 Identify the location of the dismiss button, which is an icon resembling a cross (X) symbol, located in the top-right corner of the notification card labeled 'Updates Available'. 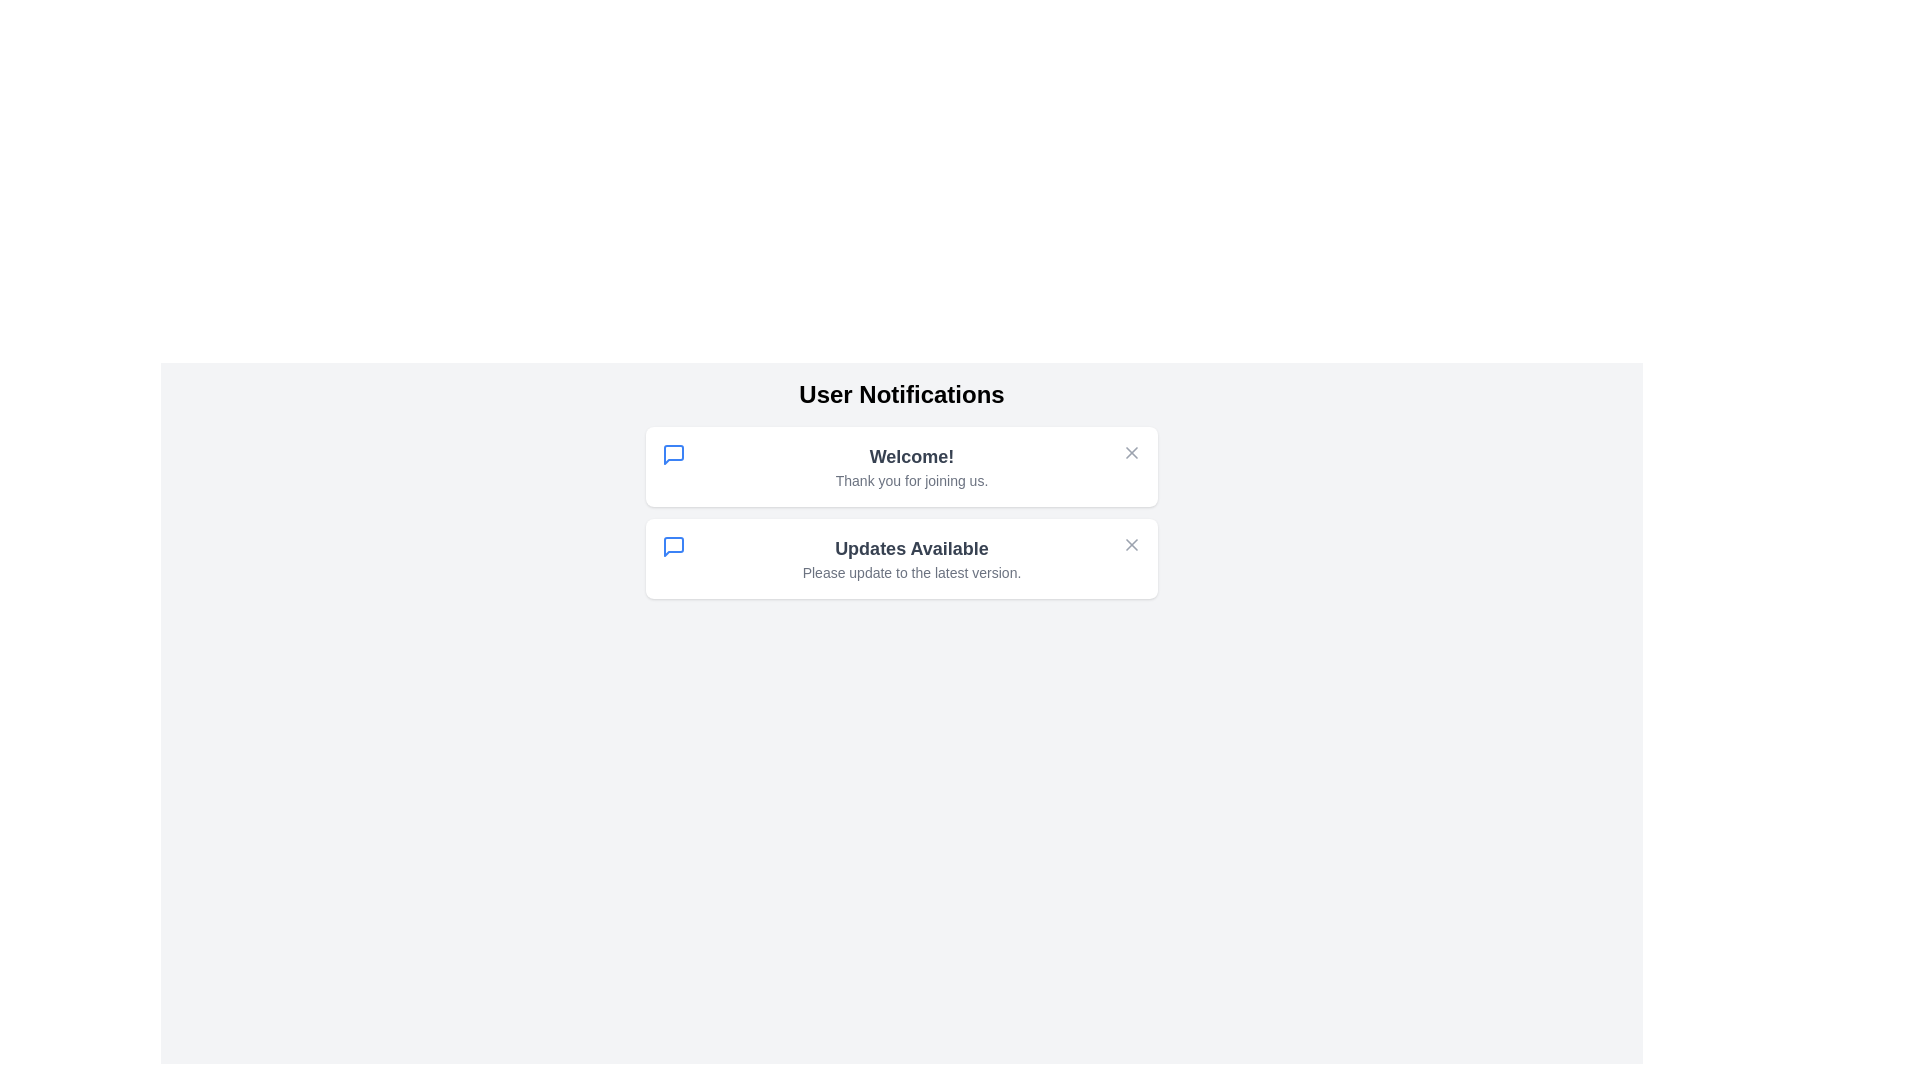
(1132, 544).